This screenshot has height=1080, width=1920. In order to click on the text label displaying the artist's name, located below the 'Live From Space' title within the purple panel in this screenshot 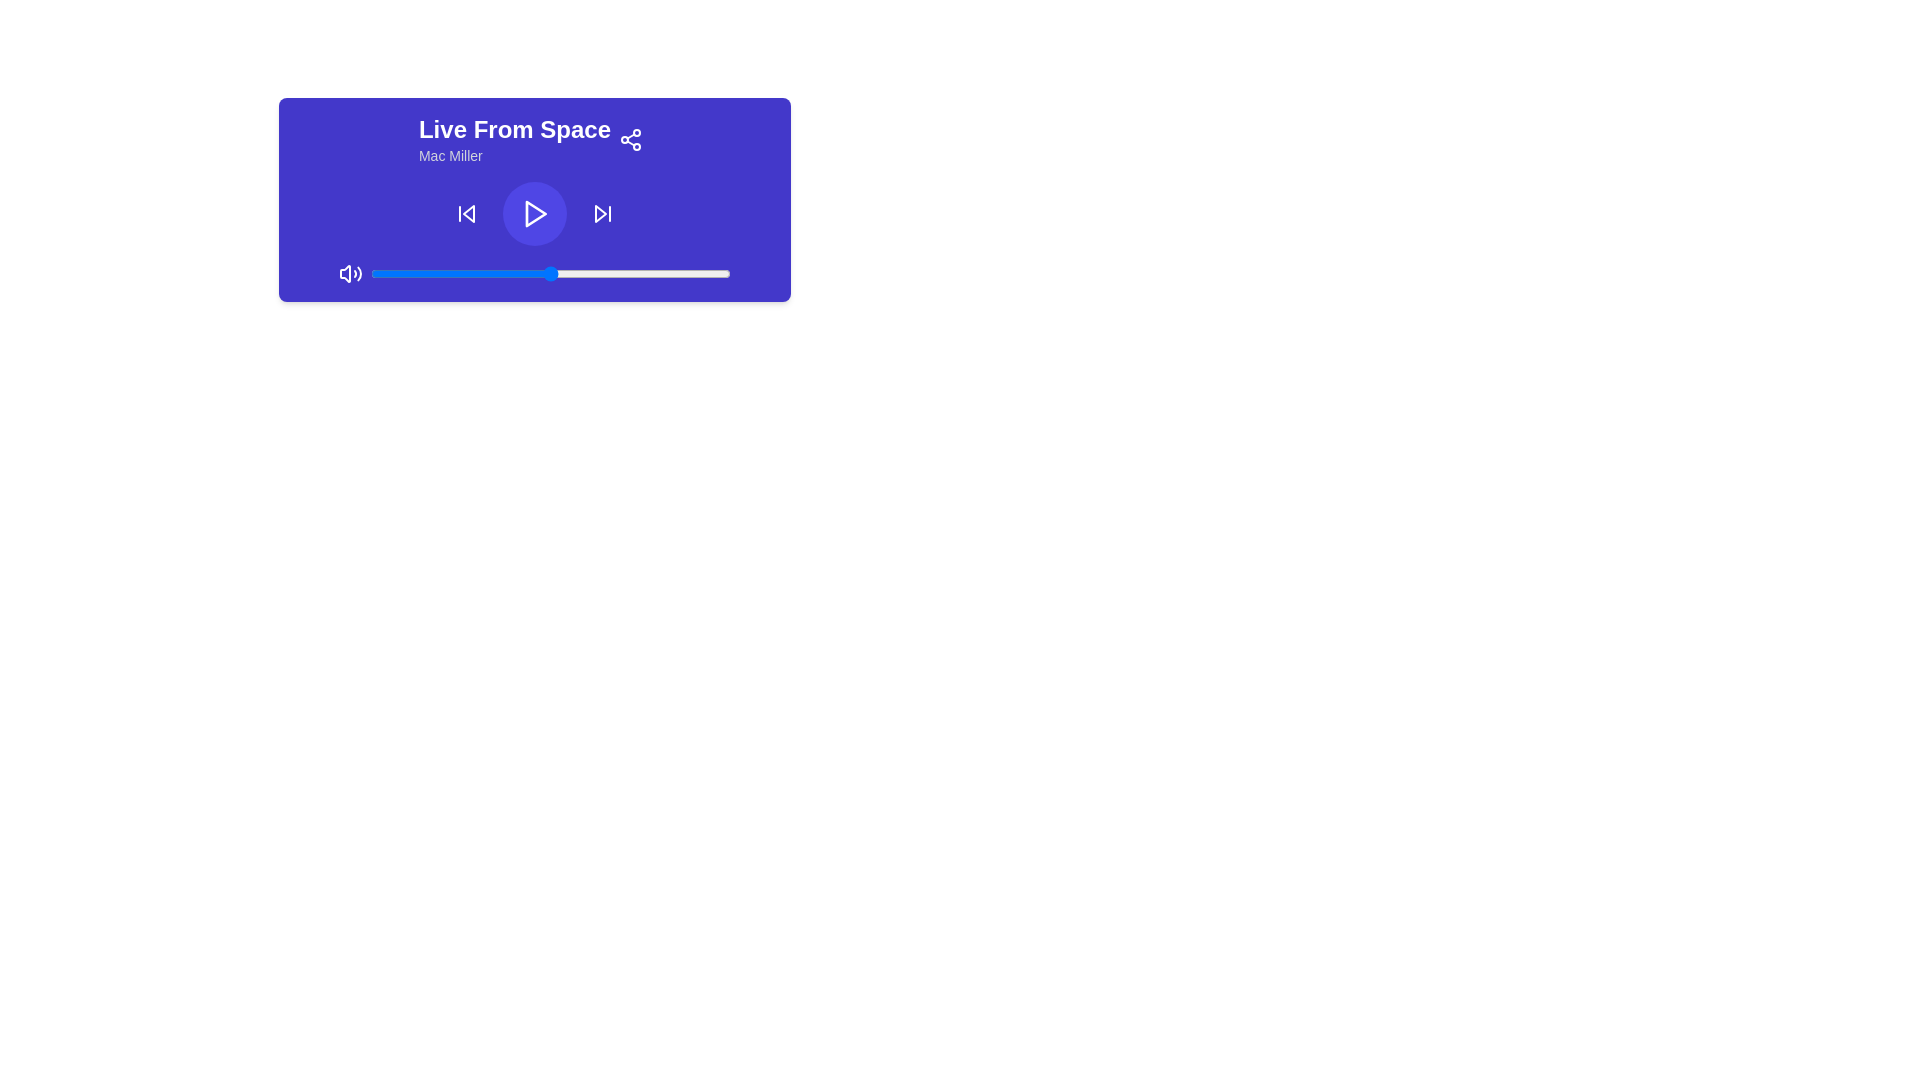, I will do `click(449, 154)`.